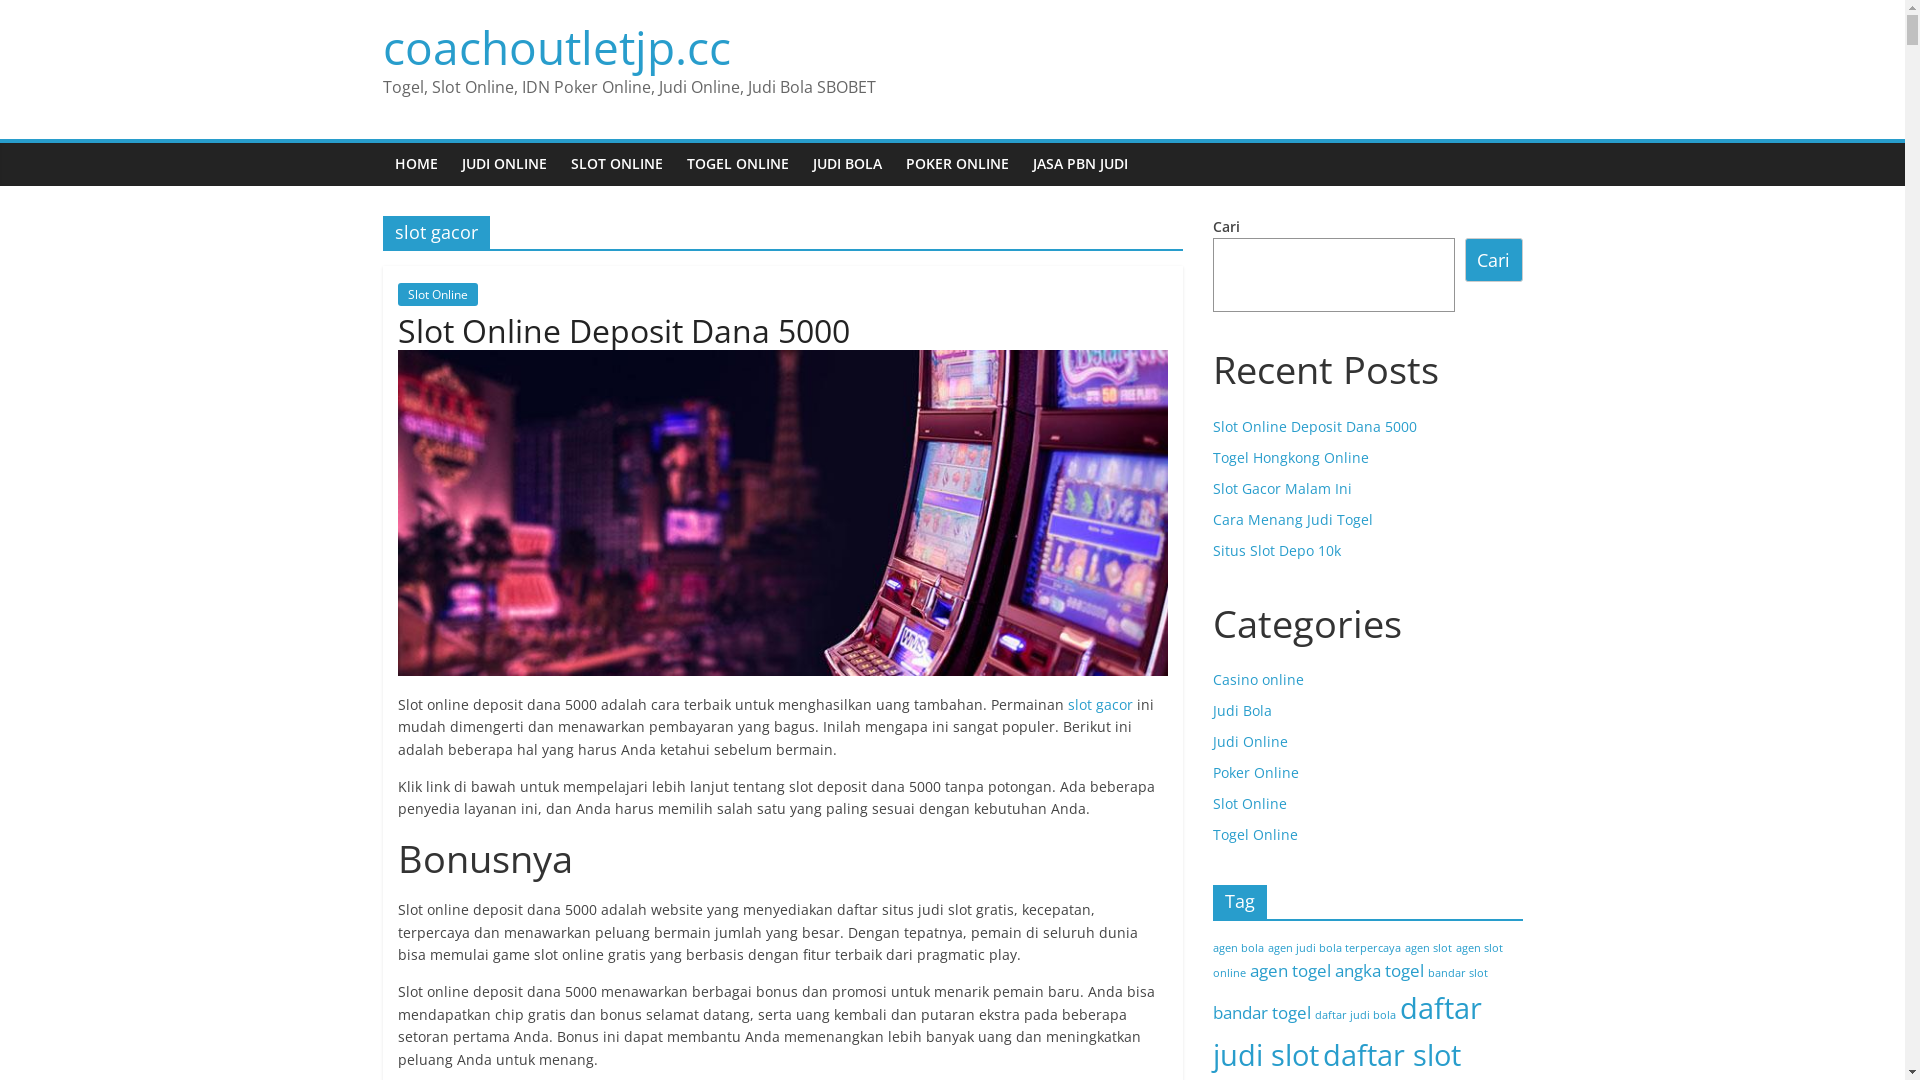 The width and height of the screenshot is (1920, 1080). I want to click on 'Slot Gacor Malam Ini', so click(1210, 488).